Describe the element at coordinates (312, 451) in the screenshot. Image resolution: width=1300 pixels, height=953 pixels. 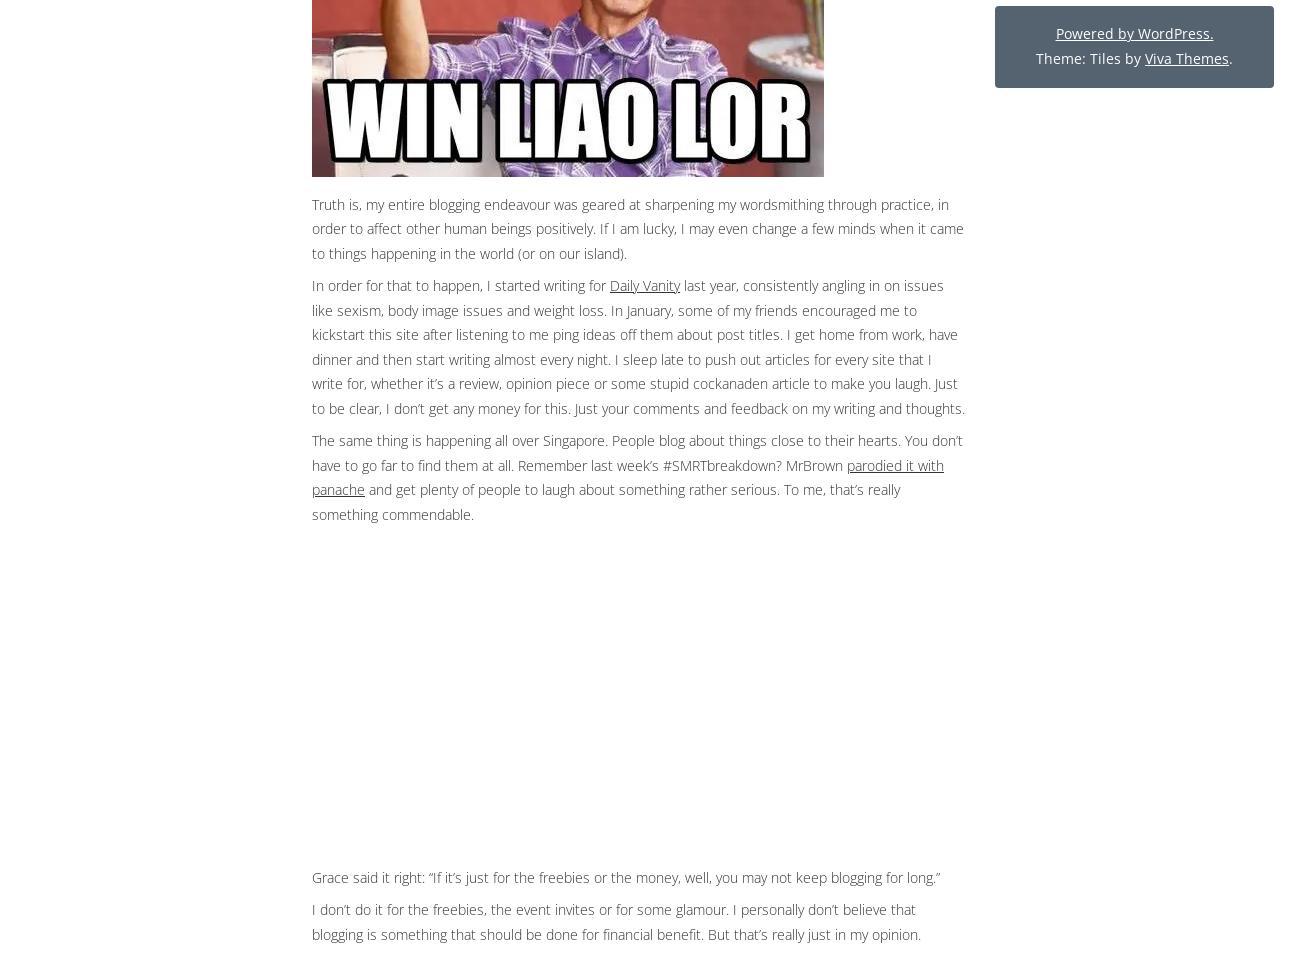
I see `'The same thing is happening all over Singapore. People blog about things close to their hearts. You don’t have to go far to find them at all. Remember last week’s #SMRTbreakdown? MrBrown'` at that location.